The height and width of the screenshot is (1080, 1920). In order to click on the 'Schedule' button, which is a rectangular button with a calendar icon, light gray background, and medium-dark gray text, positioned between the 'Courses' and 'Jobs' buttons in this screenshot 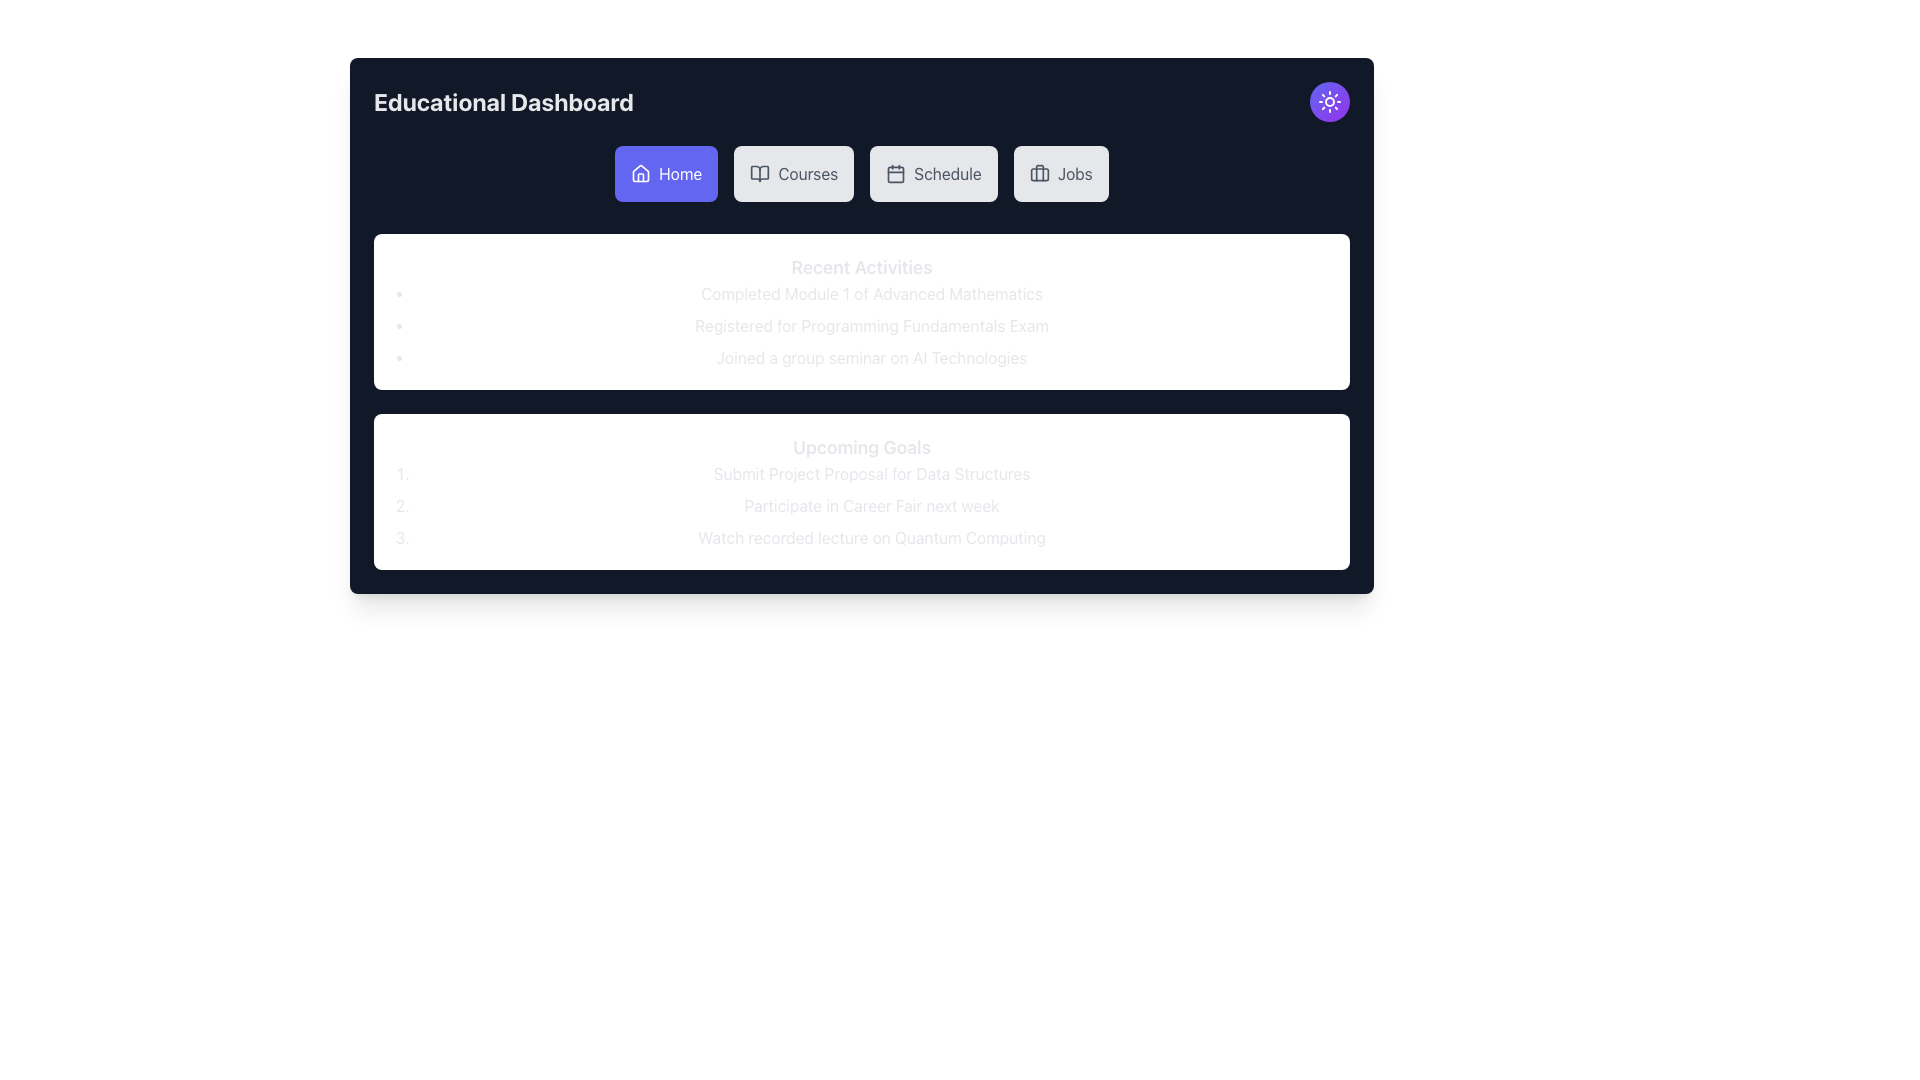, I will do `click(933, 172)`.